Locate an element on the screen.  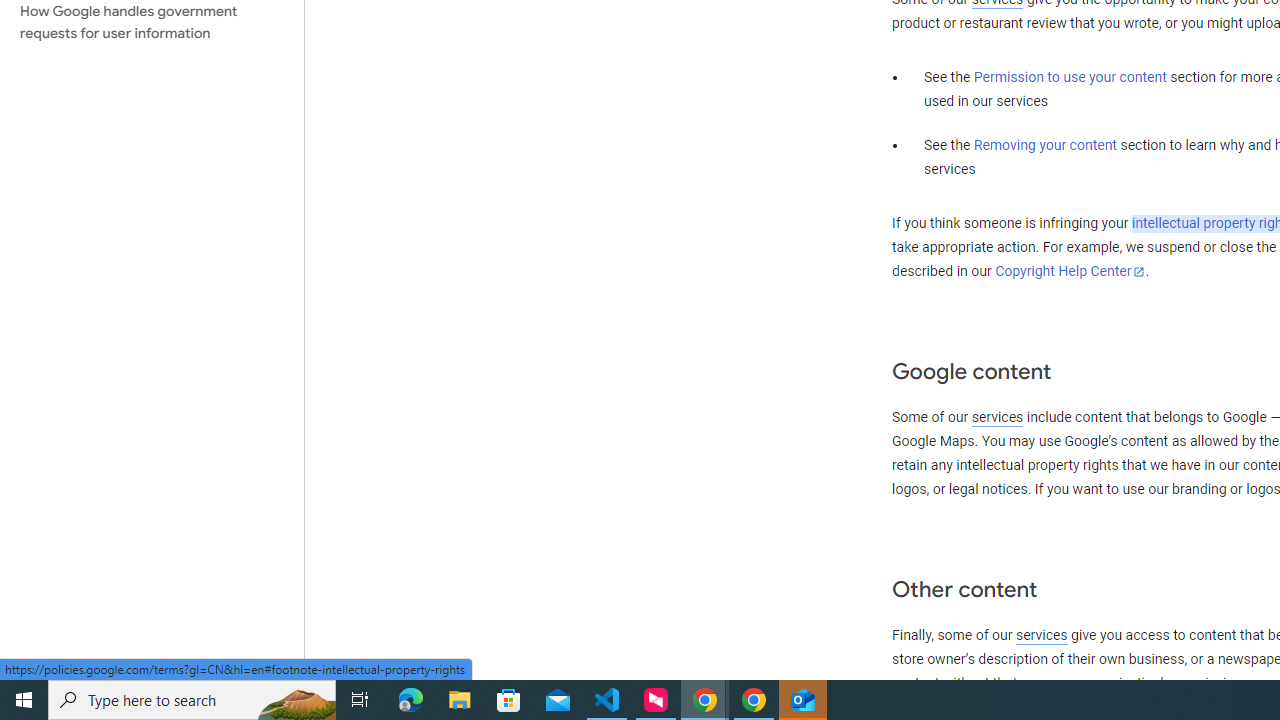
'Removing your content' is located at coordinates (1044, 144).